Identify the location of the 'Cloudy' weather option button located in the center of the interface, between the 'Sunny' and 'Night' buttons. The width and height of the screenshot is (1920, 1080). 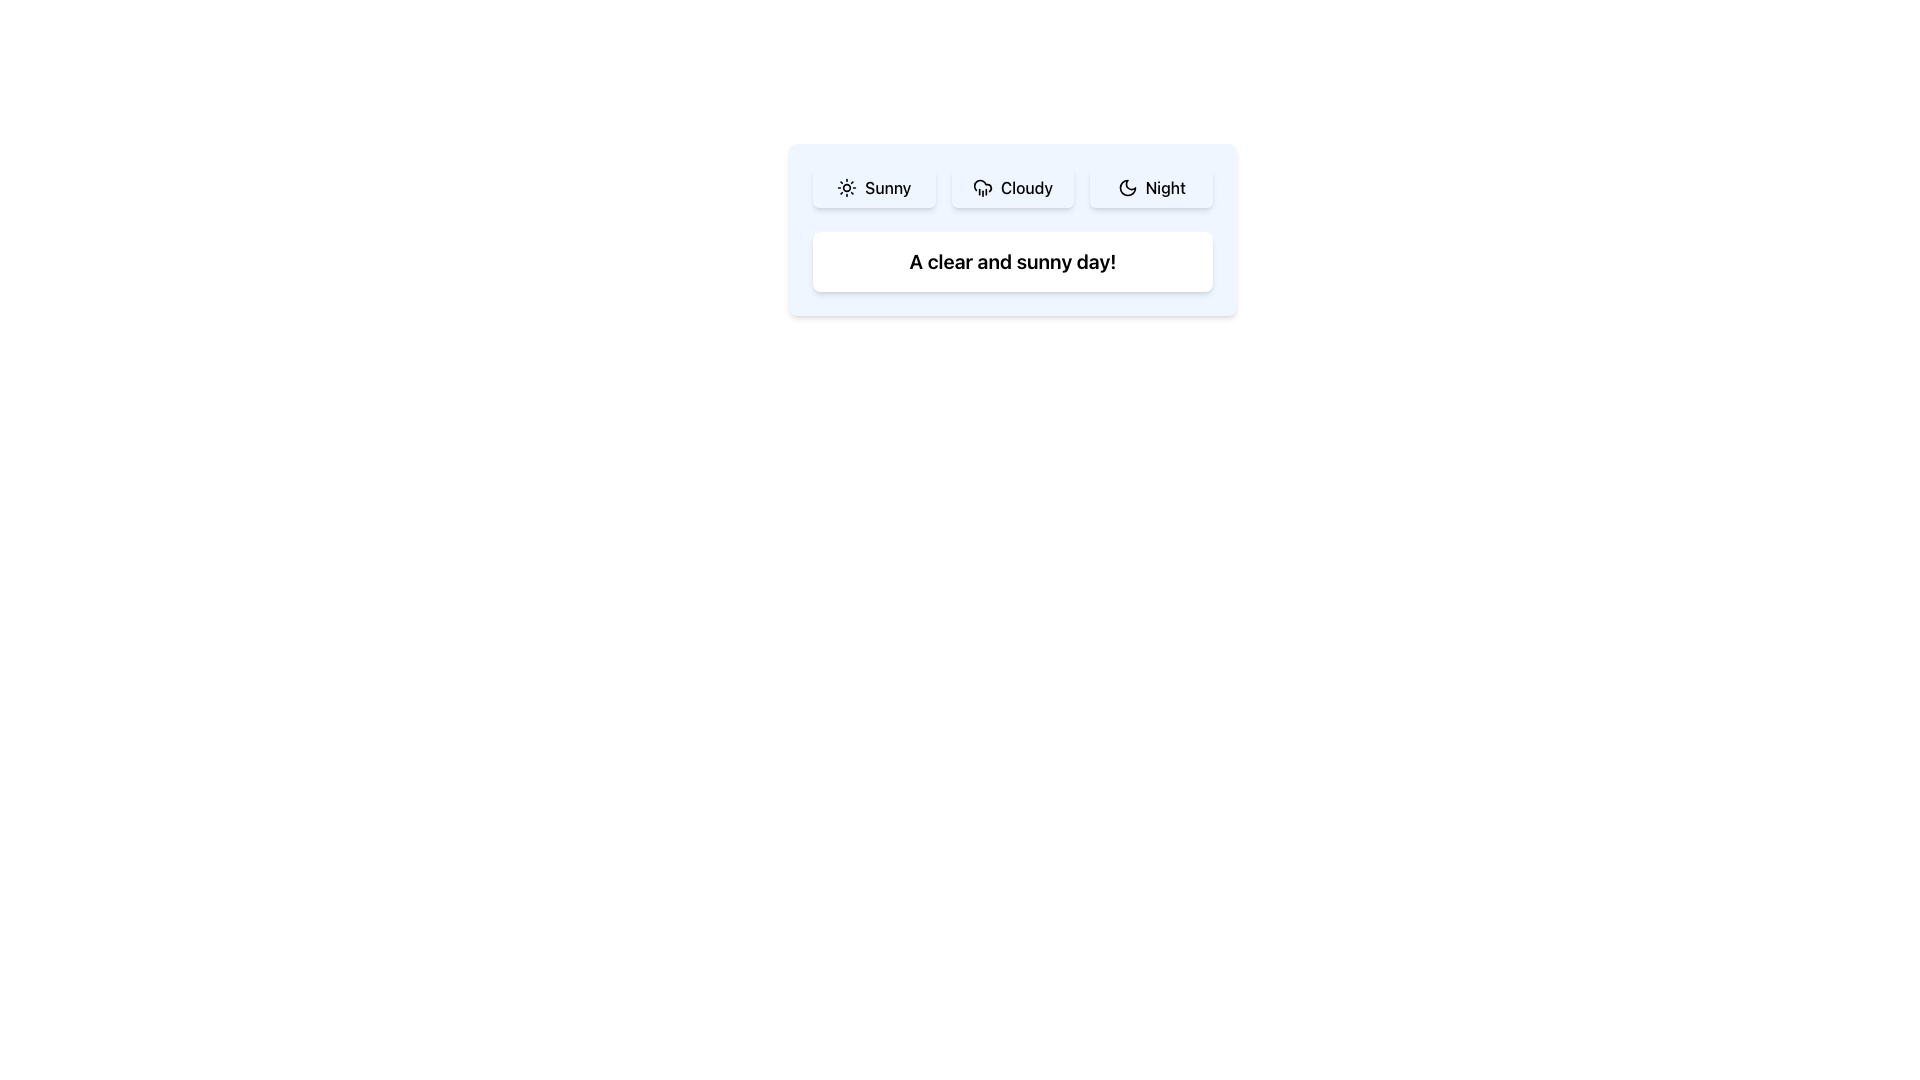
(1012, 188).